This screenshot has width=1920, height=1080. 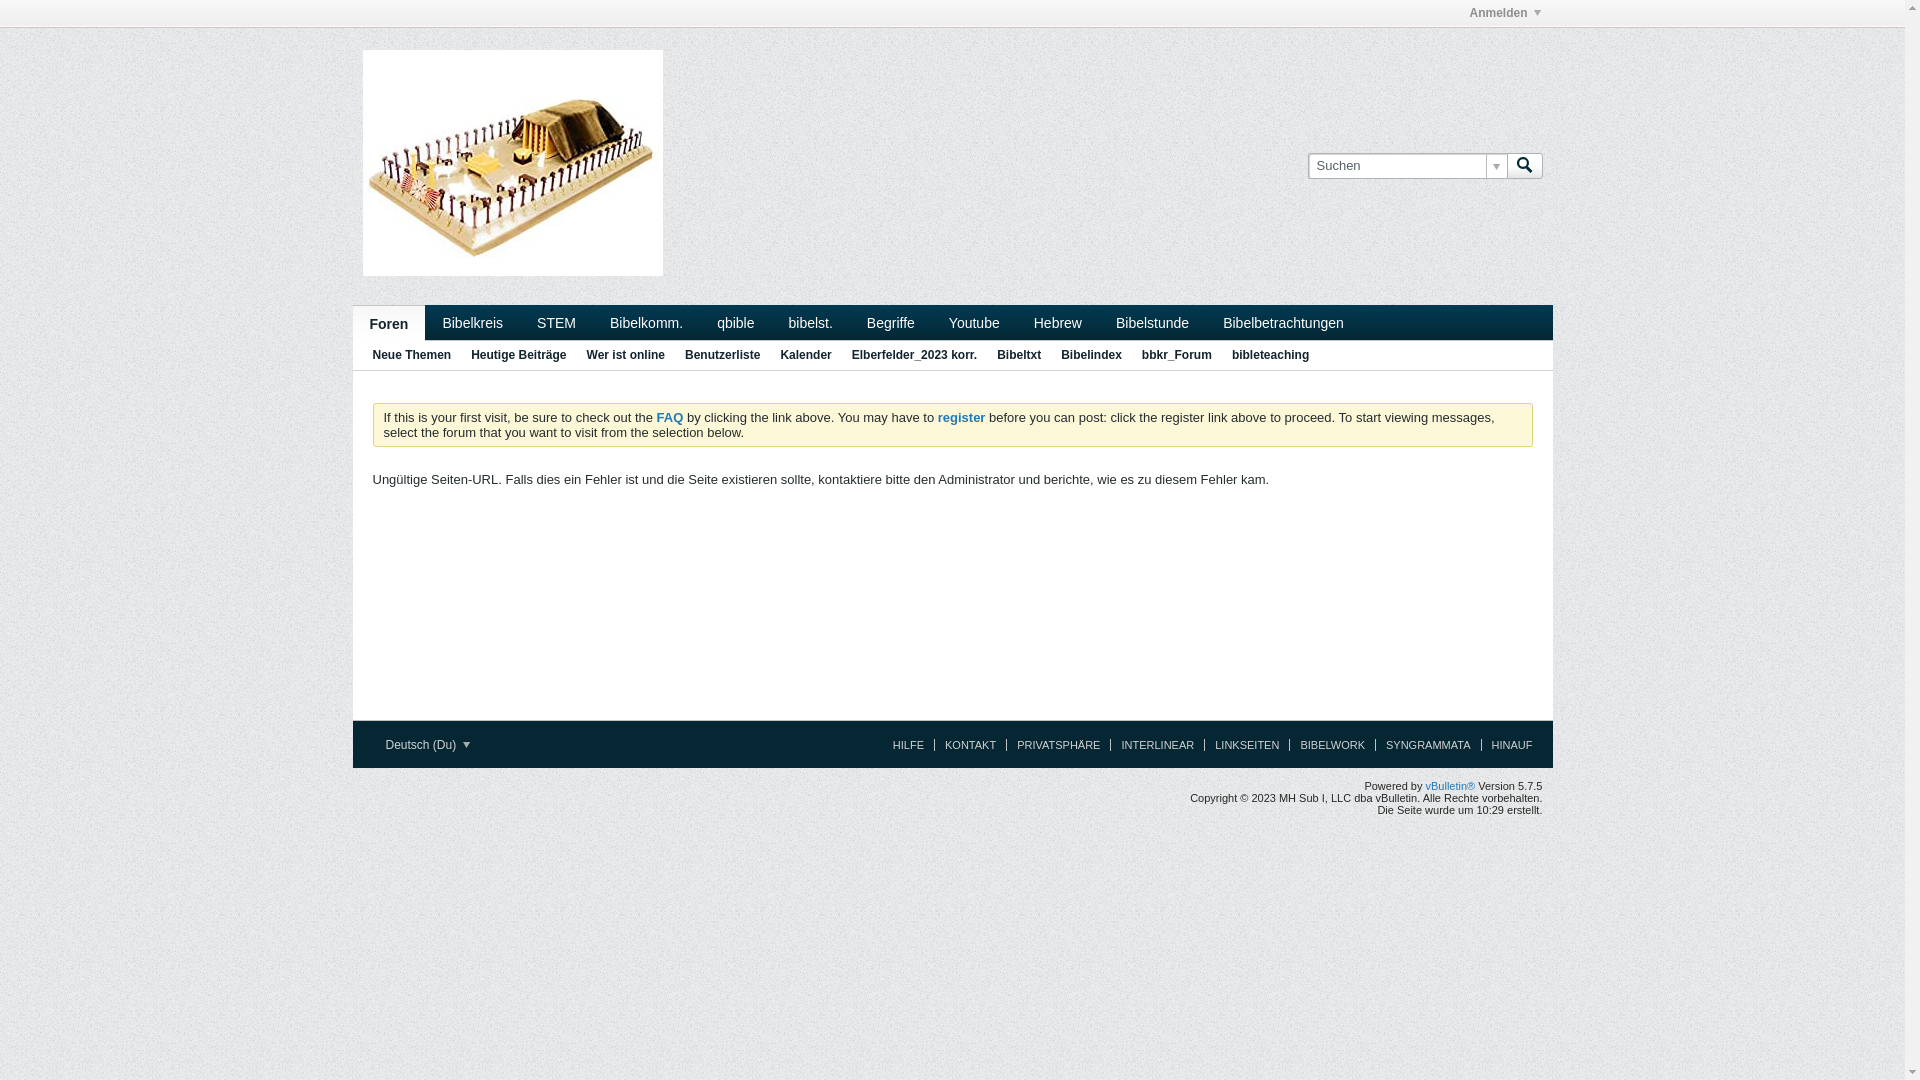 I want to click on 'Begriffe', so click(x=890, y=321).